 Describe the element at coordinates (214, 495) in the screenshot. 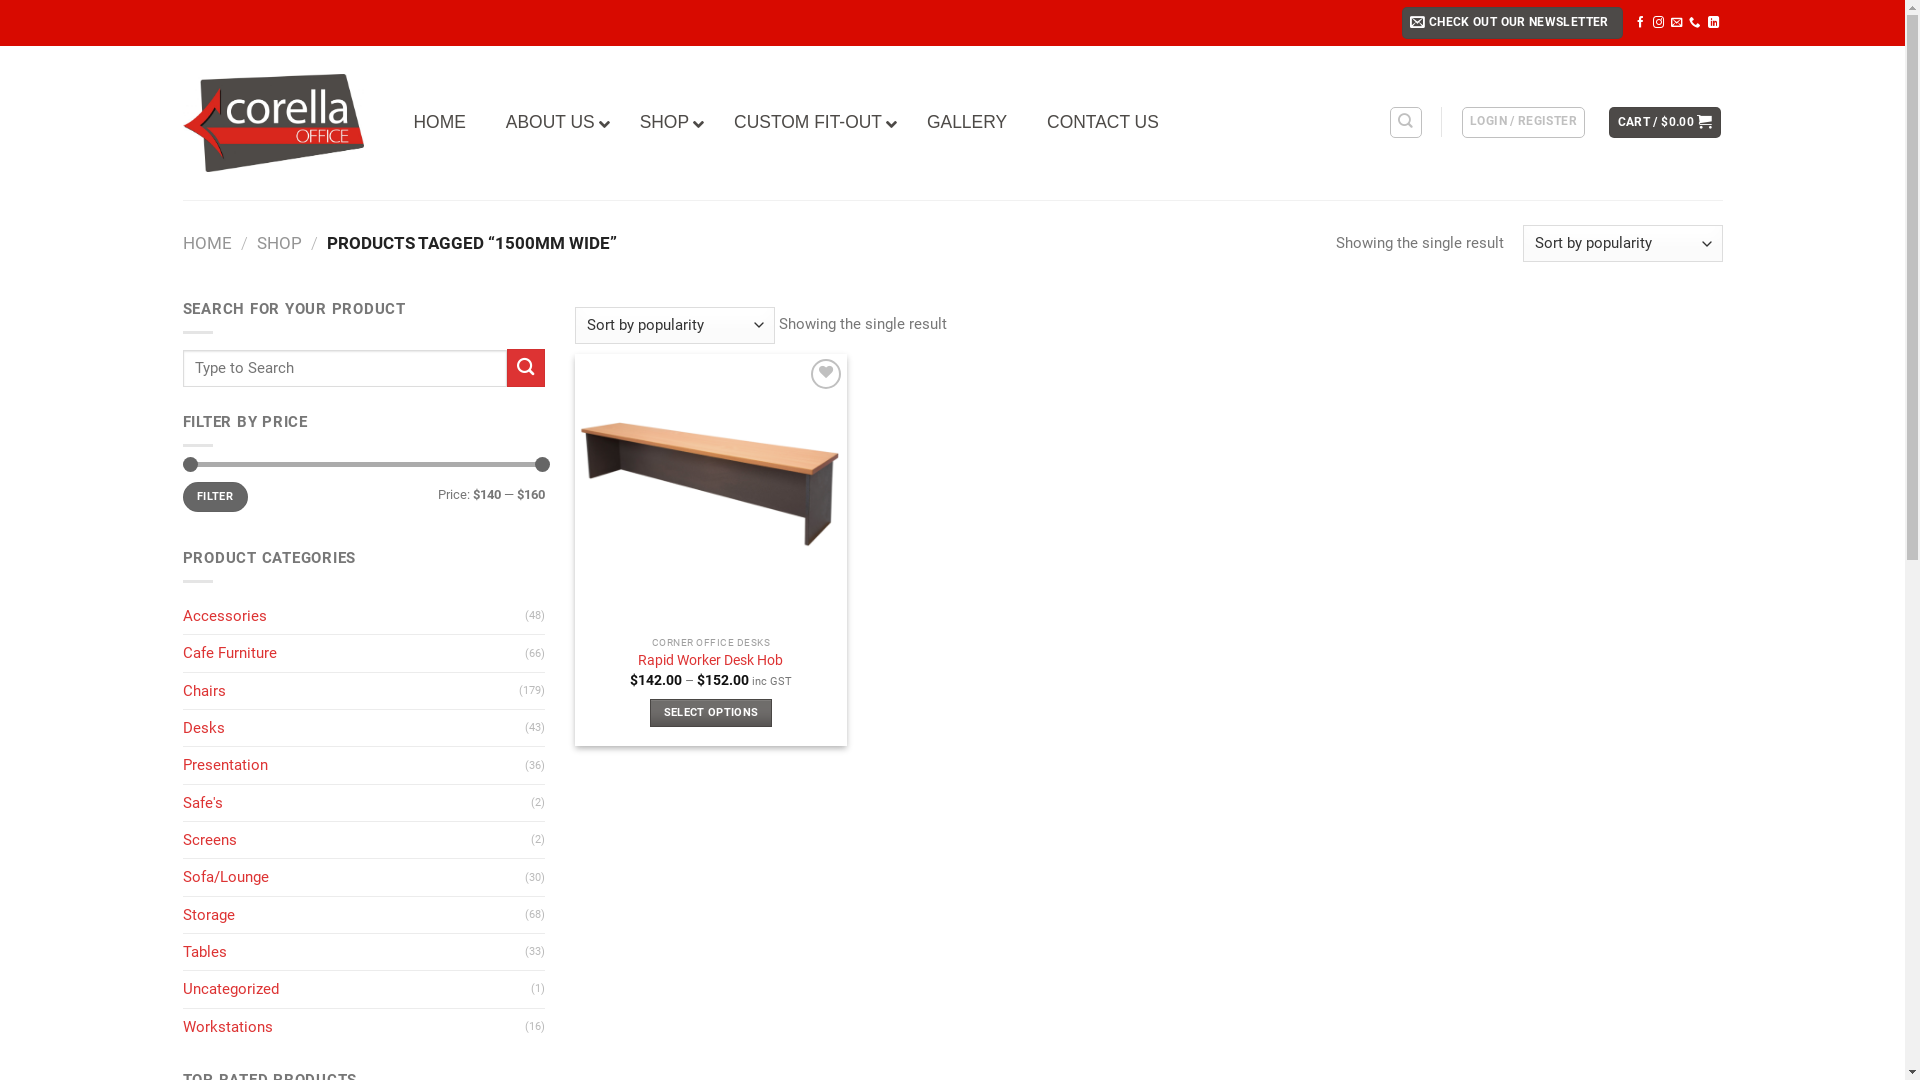

I see `'FILTER'` at that location.